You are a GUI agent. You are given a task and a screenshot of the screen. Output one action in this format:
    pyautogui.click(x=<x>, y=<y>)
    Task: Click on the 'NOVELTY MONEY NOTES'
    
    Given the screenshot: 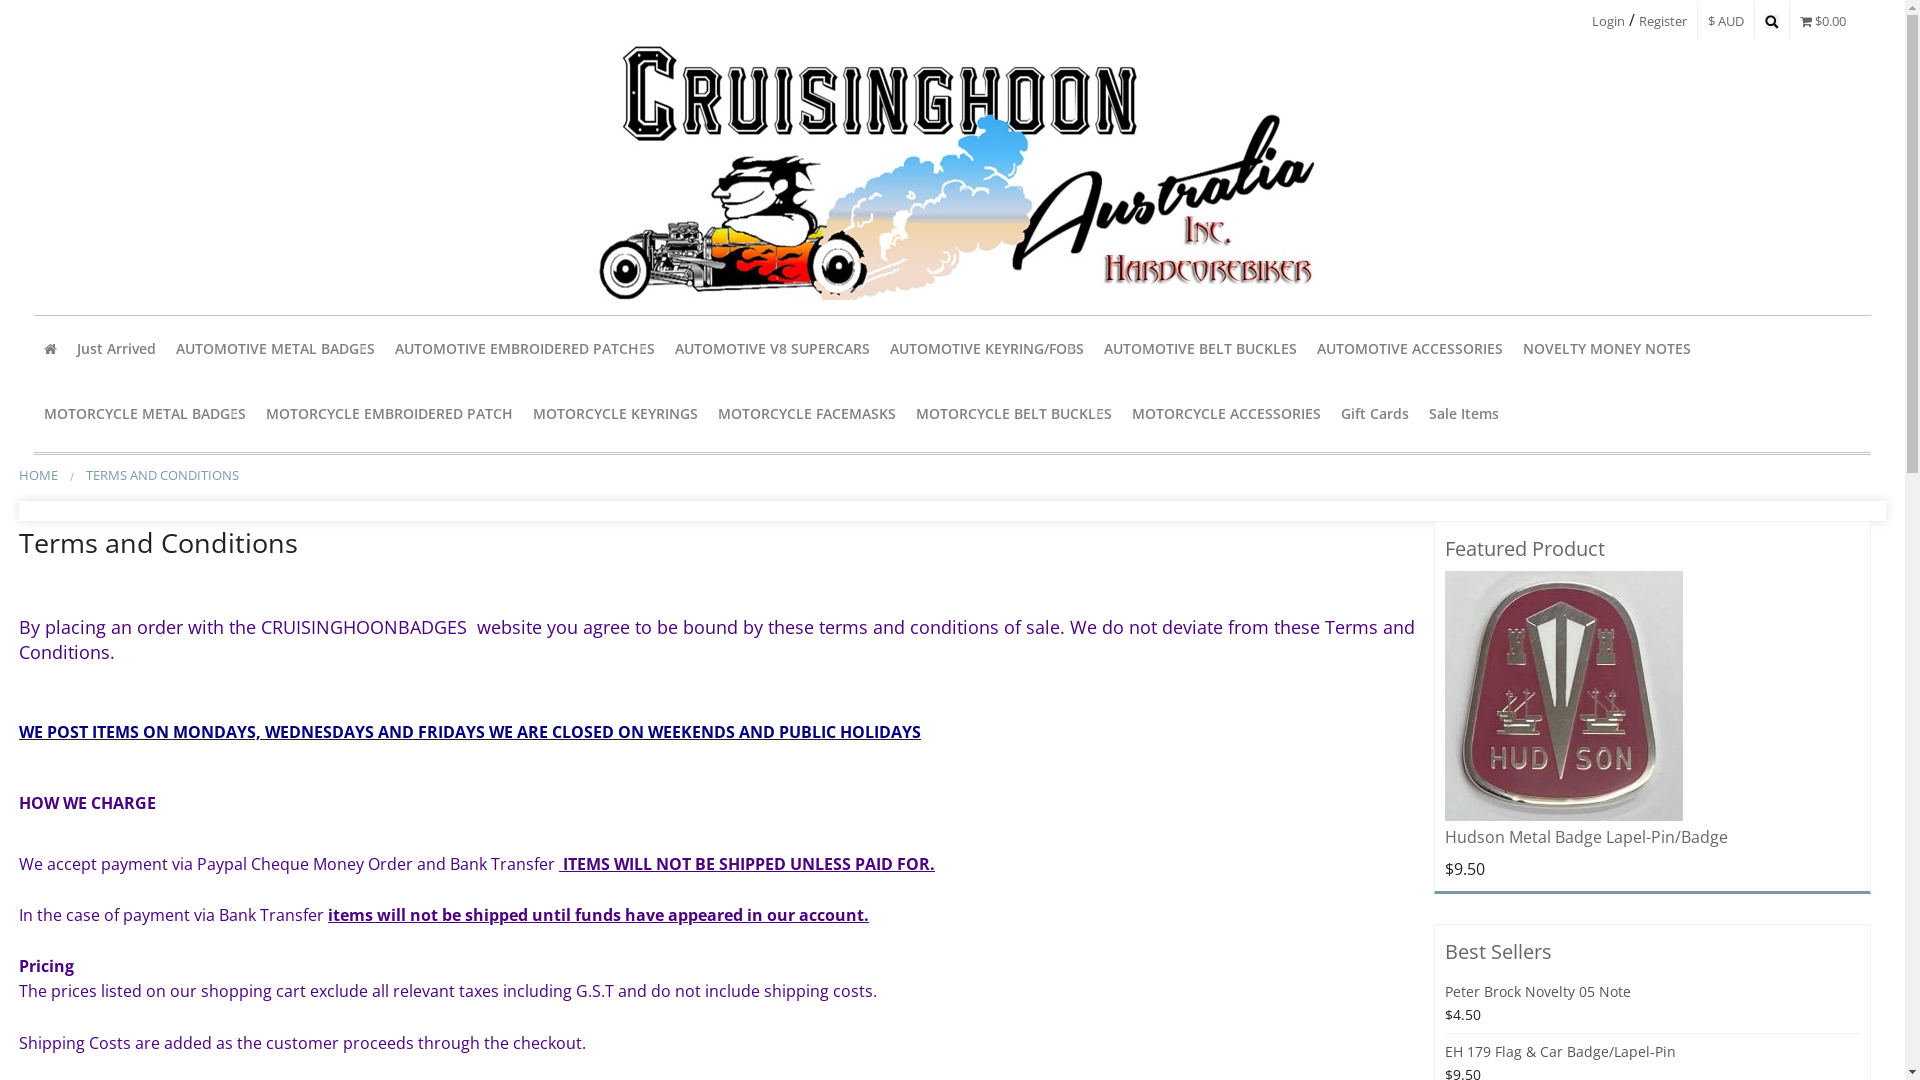 What is the action you would take?
    pyautogui.click(x=1607, y=347)
    